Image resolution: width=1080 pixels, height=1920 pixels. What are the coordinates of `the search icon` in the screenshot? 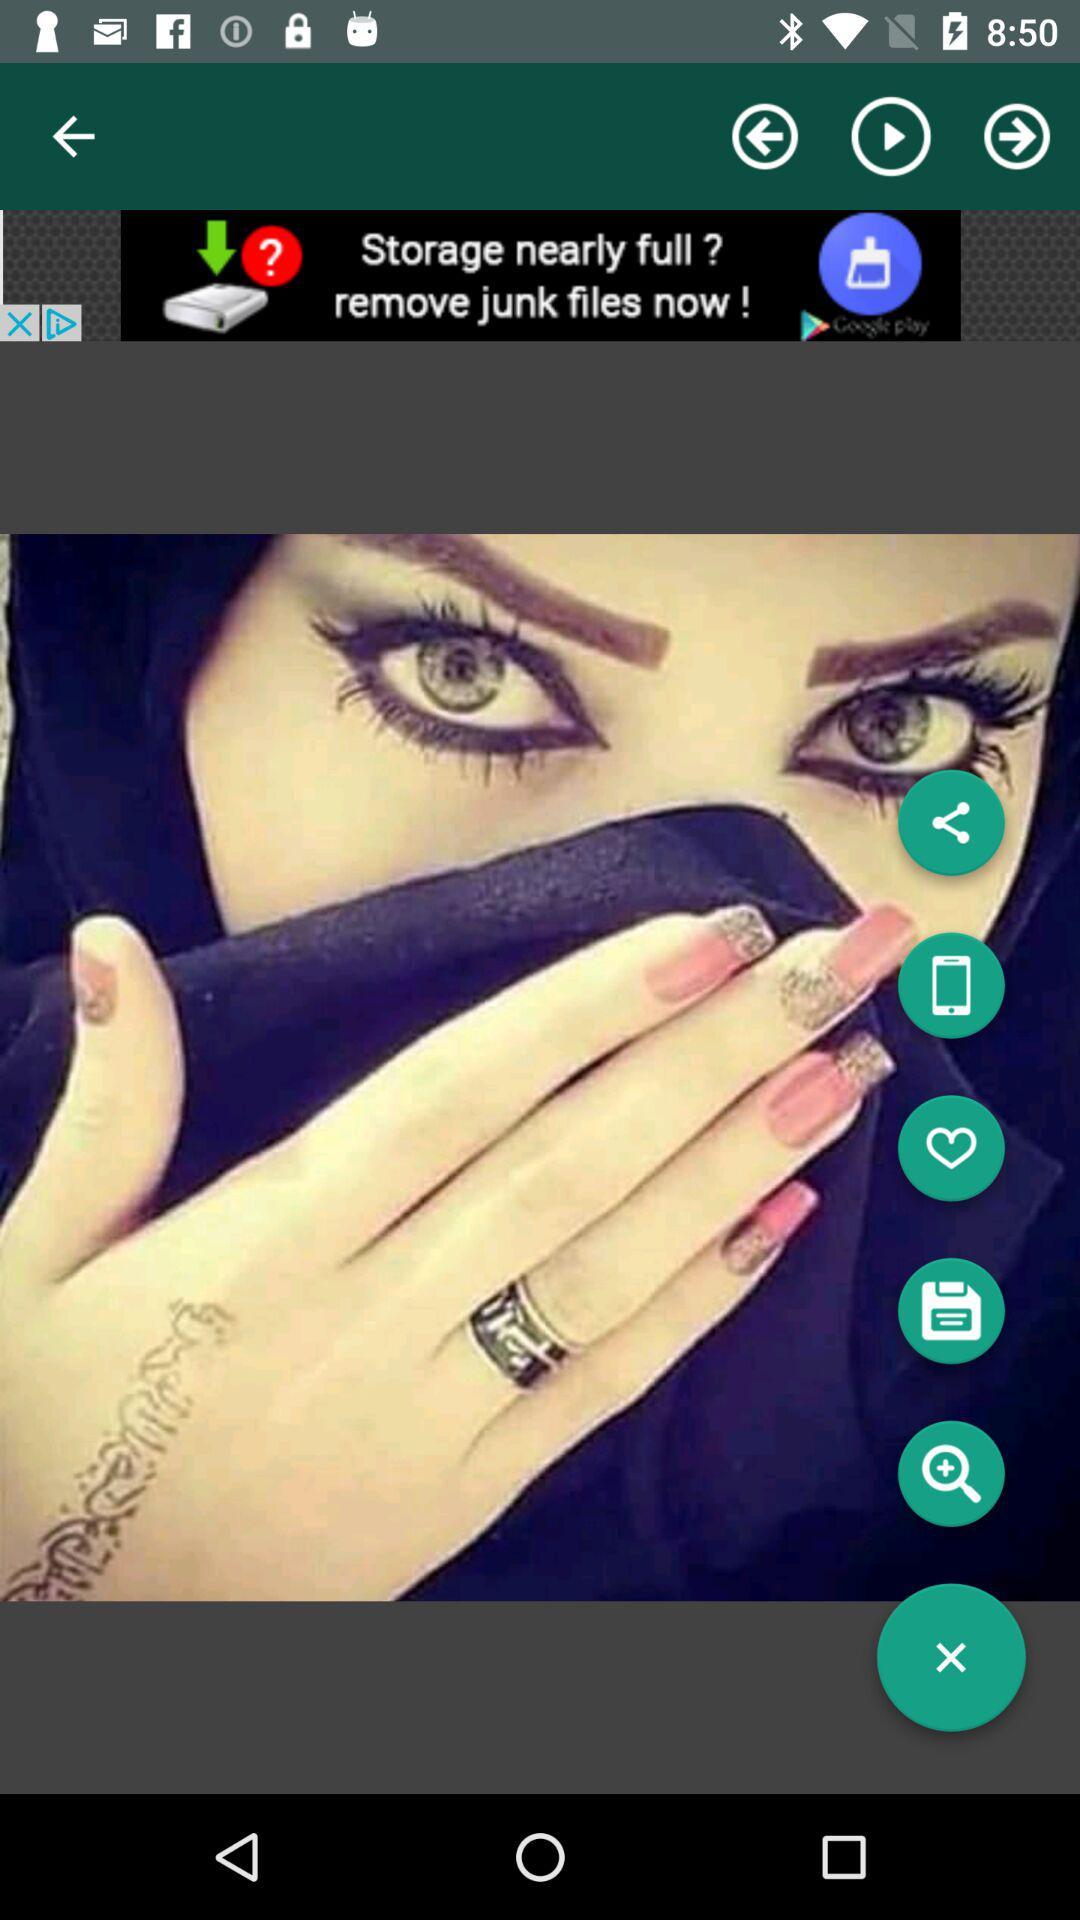 It's located at (950, 1481).